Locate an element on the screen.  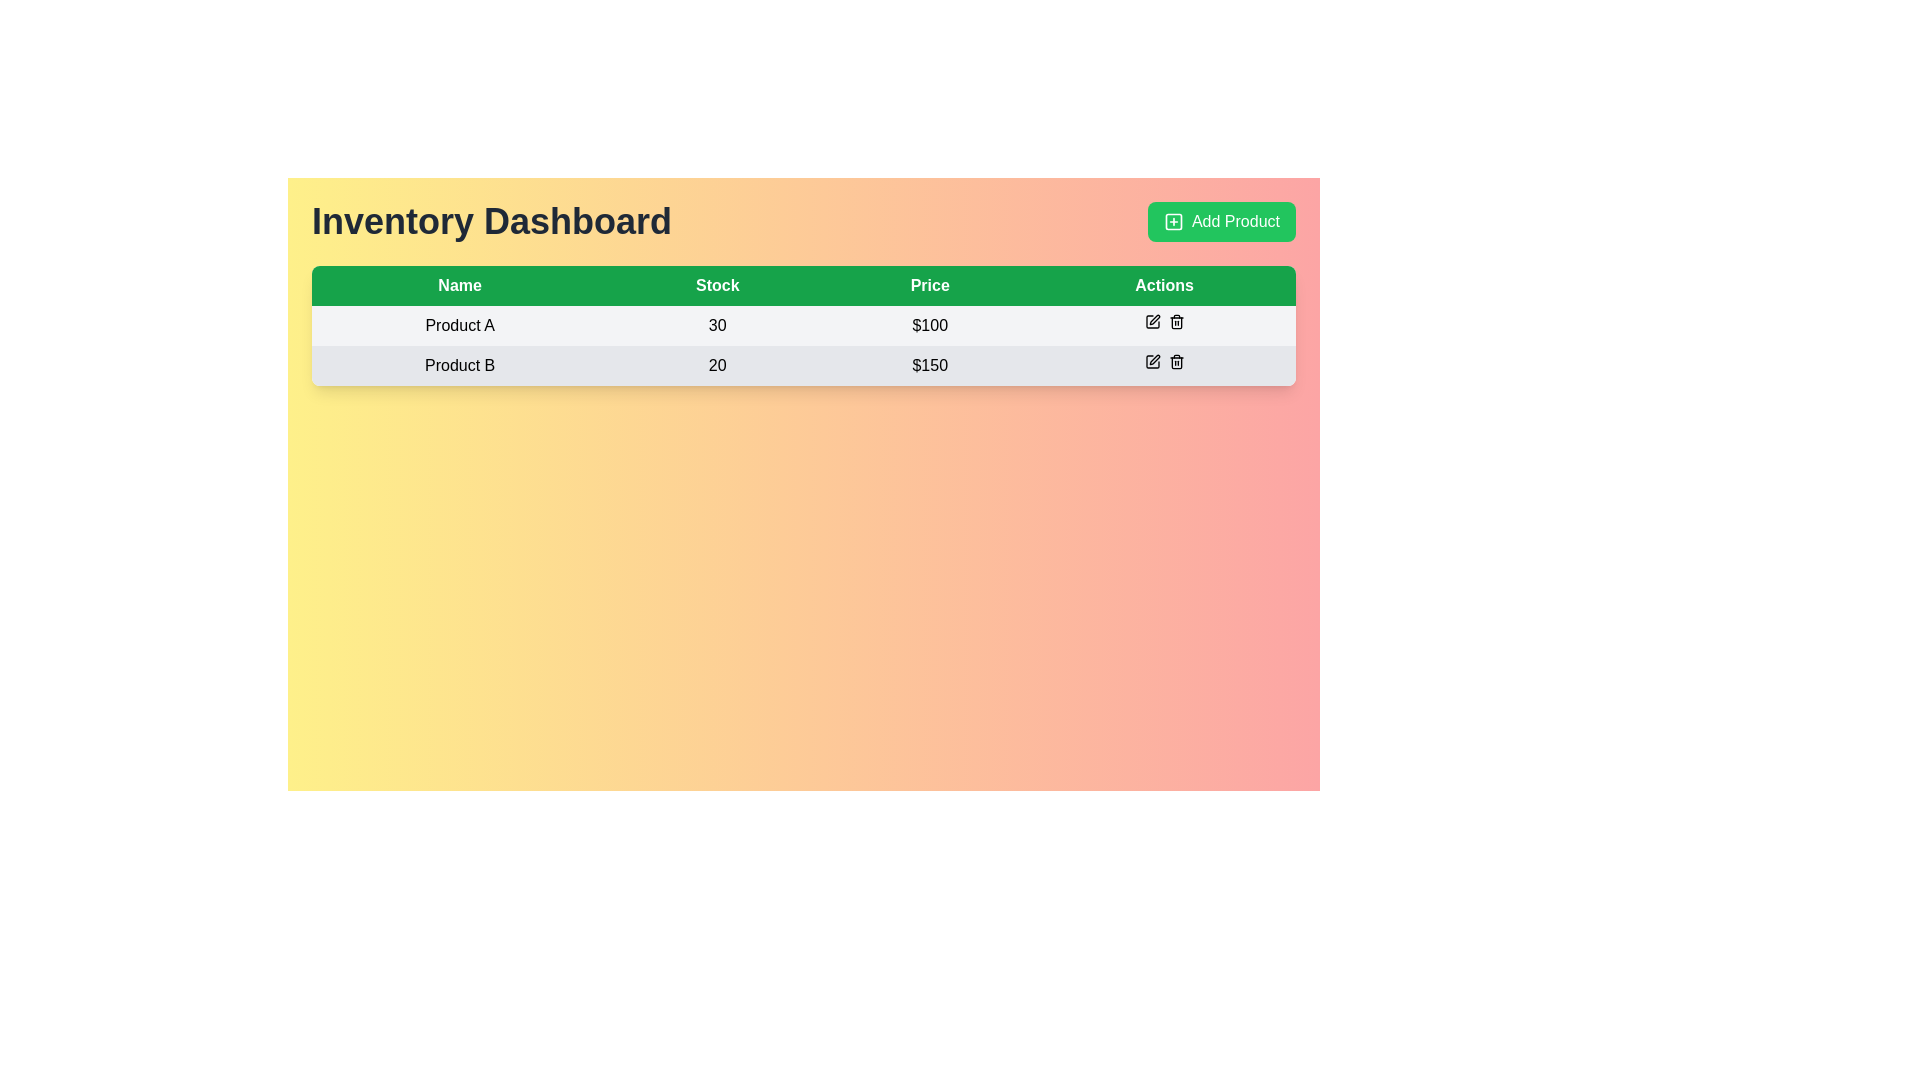
displayed price information from the Text label showing '$150' in black font under the 'Price' column for 'Product B' in the table structure is located at coordinates (929, 366).